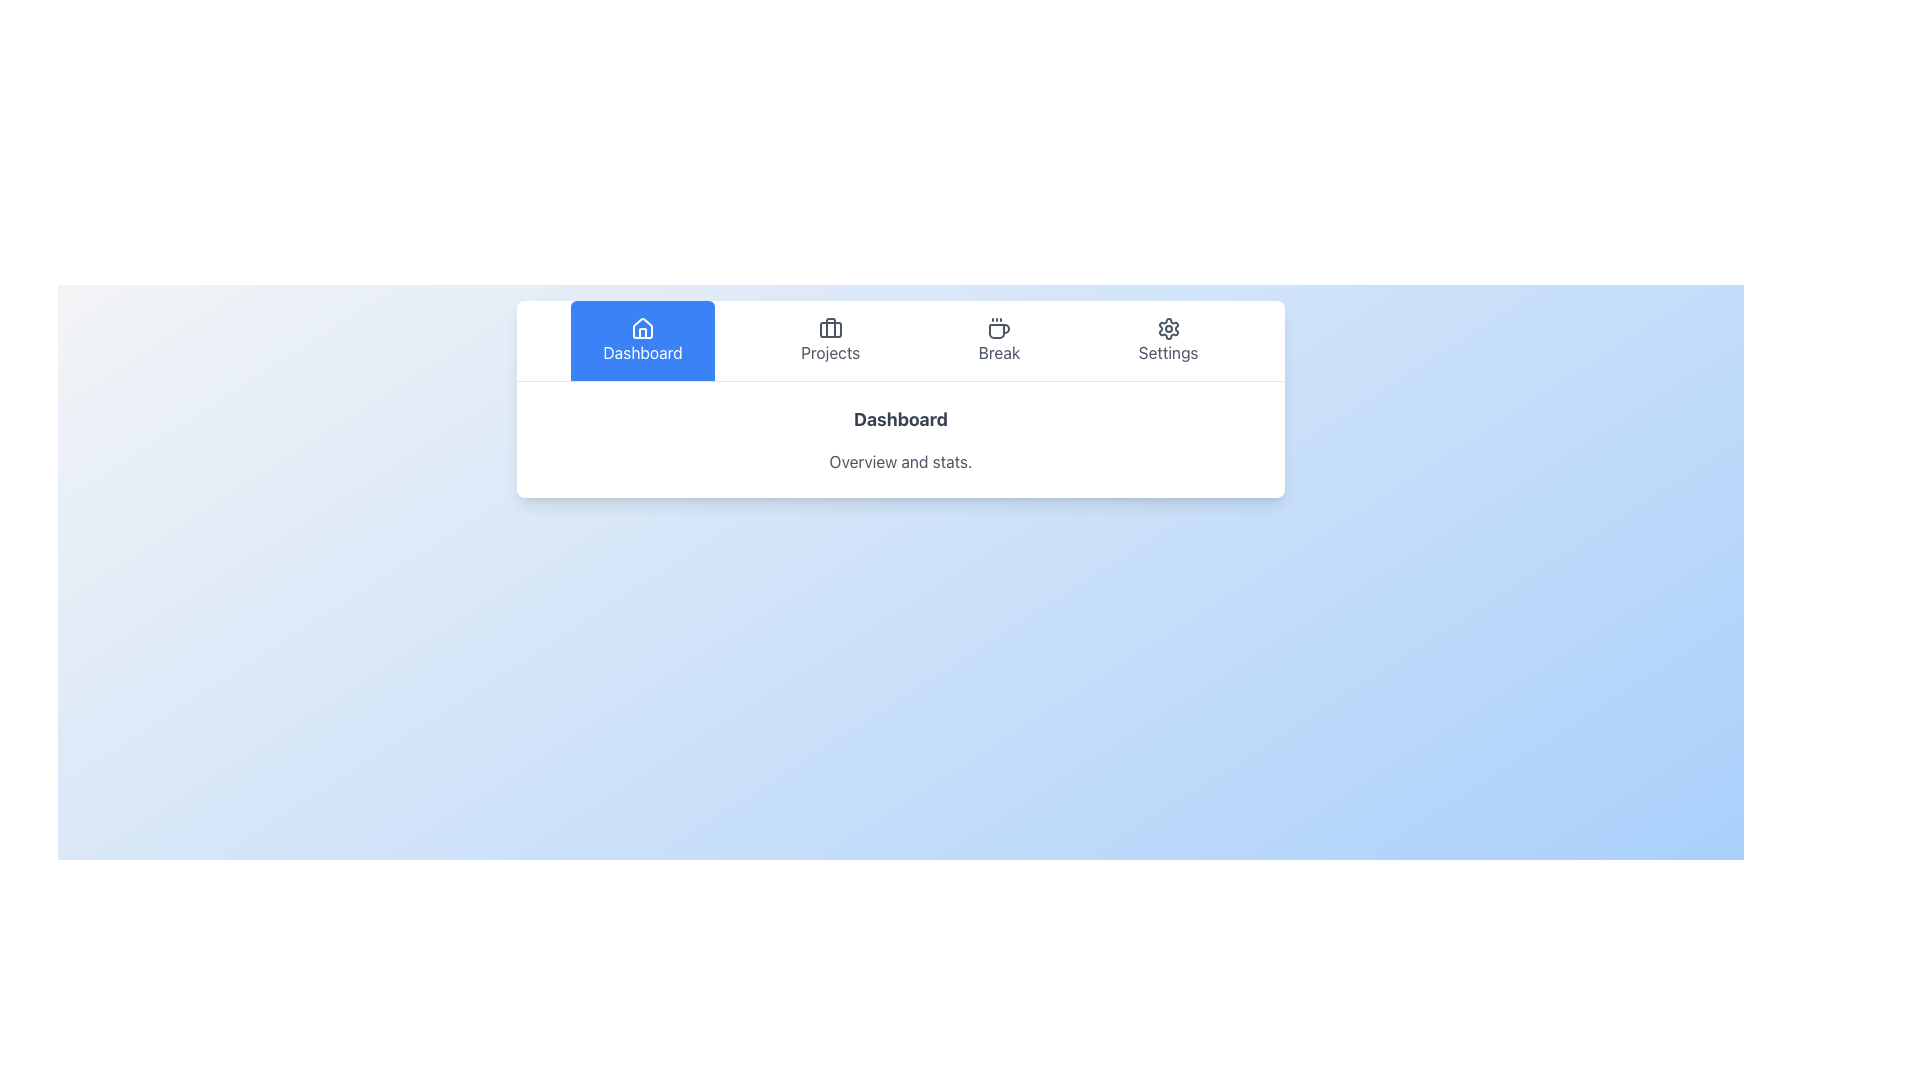 This screenshot has height=1080, width=1920. What do you see at coordinates (830, 339) in the screenshot?
I see `the 'Projects' navigation button positioned second from the left in the horizontal navigation bar to trigger its hover effect` at bounding box center [830, 339].